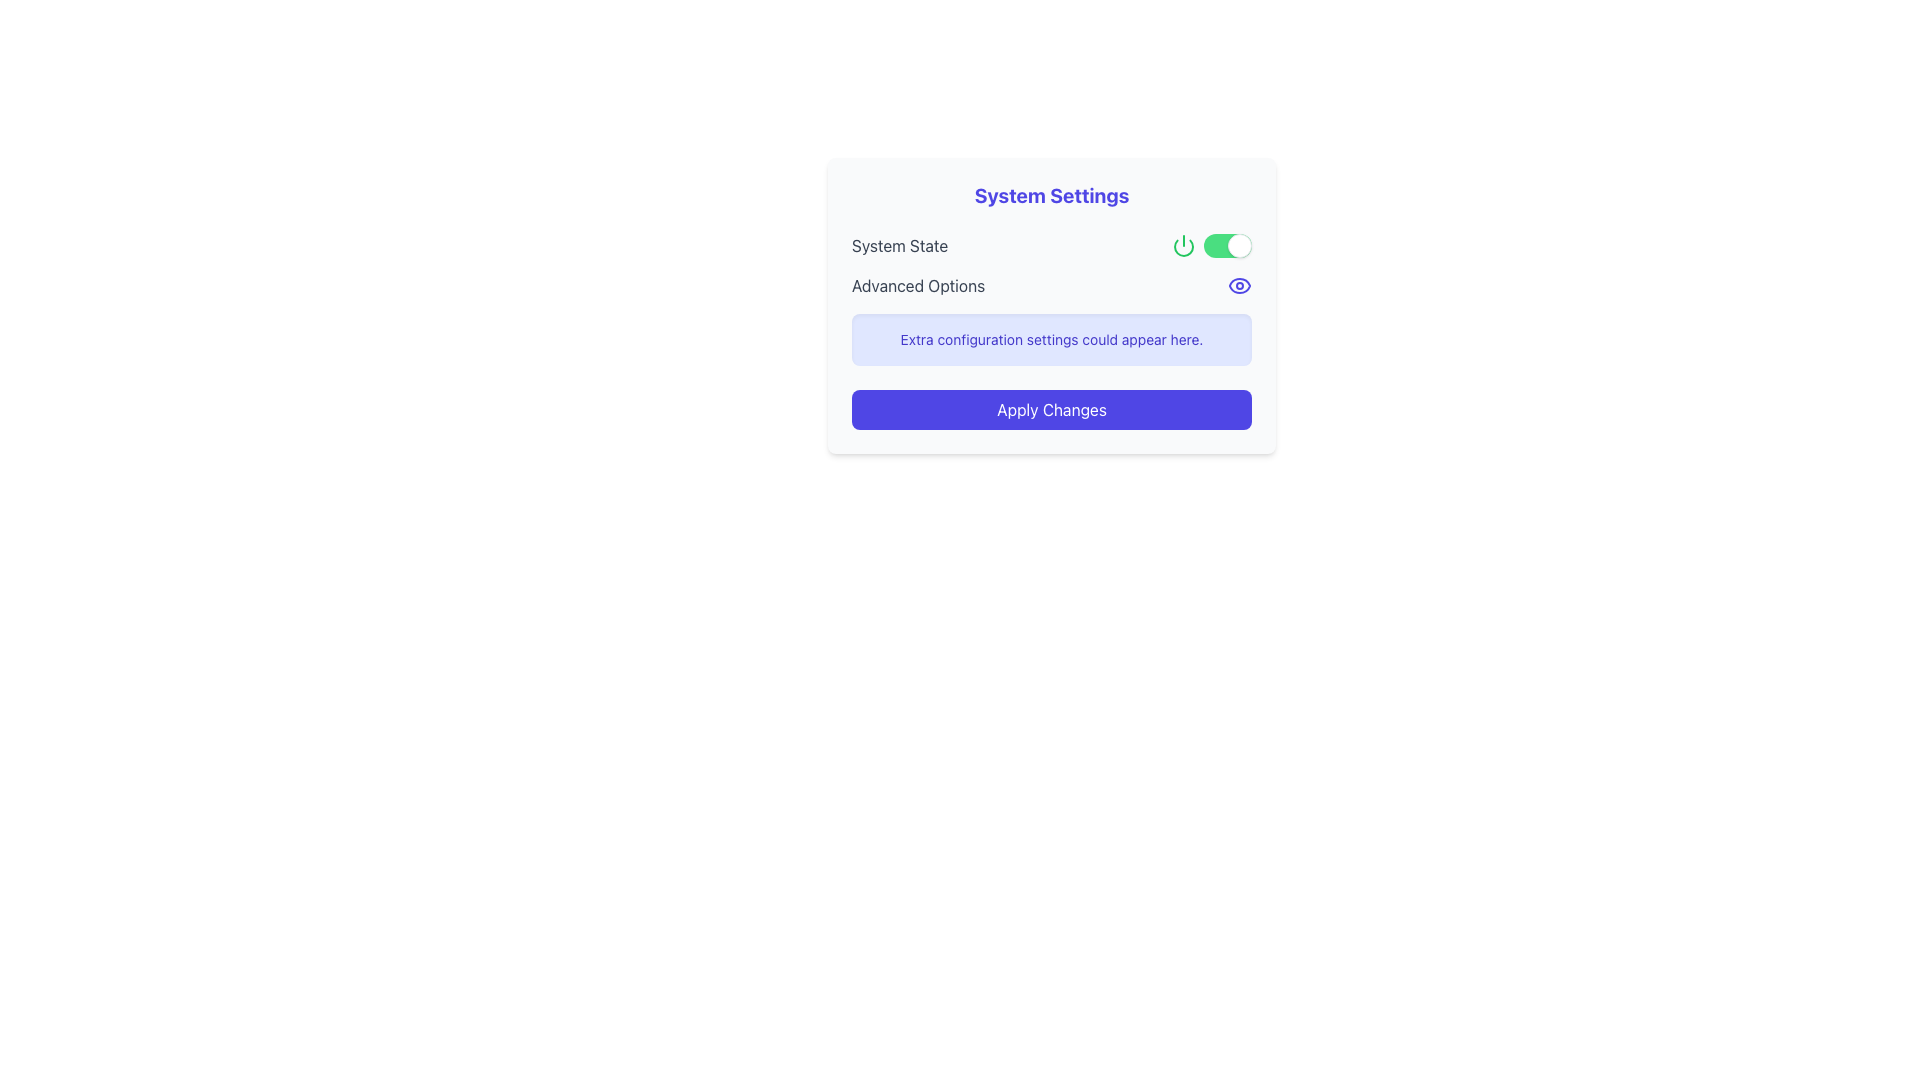 Image resolution: width=1920 pixels, height=1080 pixels. What do you see at coordinates (1227, 245) in the screenshot?
I see `the toggle switch located in the 'System Settings' section, to the right of the 'System State' label and the green power icon` at bounding box center [1227, 245].